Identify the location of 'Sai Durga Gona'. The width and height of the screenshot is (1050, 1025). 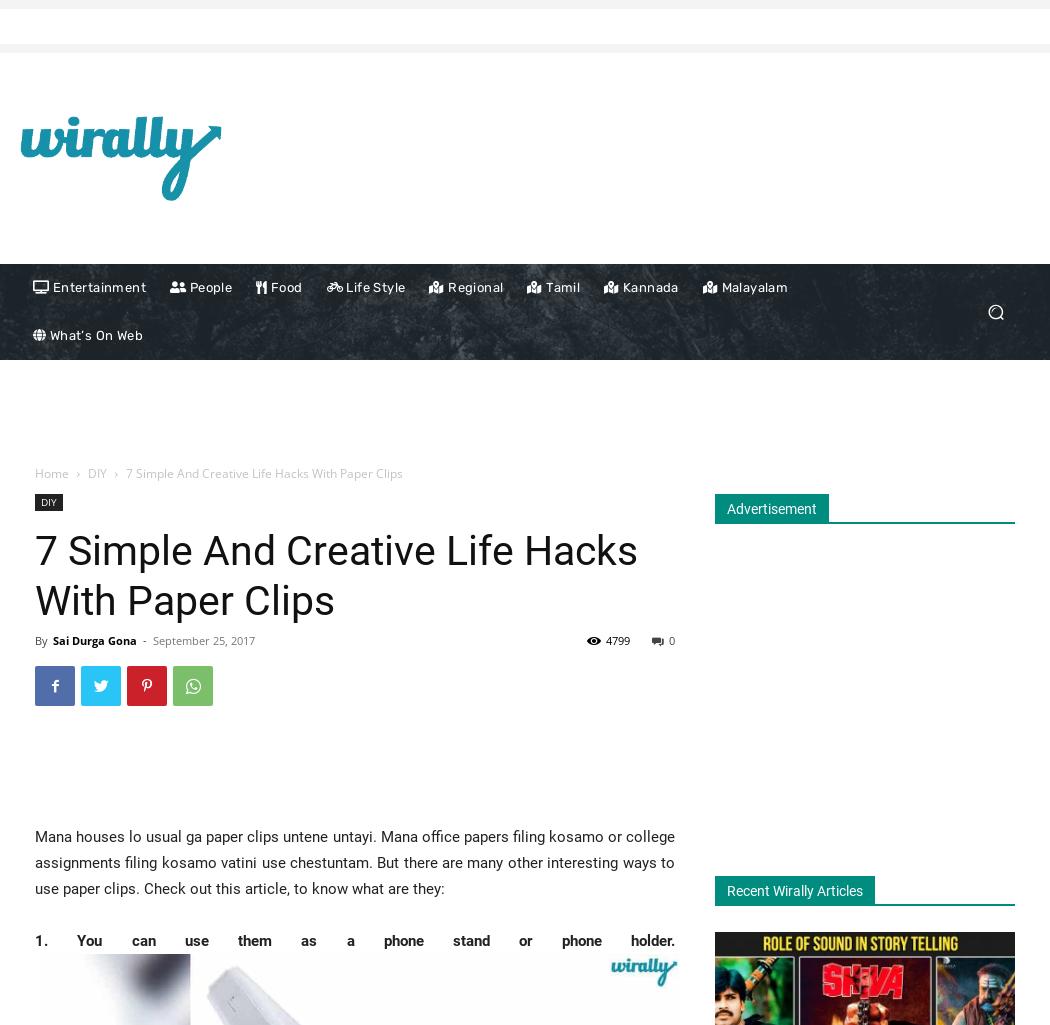
(95, 639).